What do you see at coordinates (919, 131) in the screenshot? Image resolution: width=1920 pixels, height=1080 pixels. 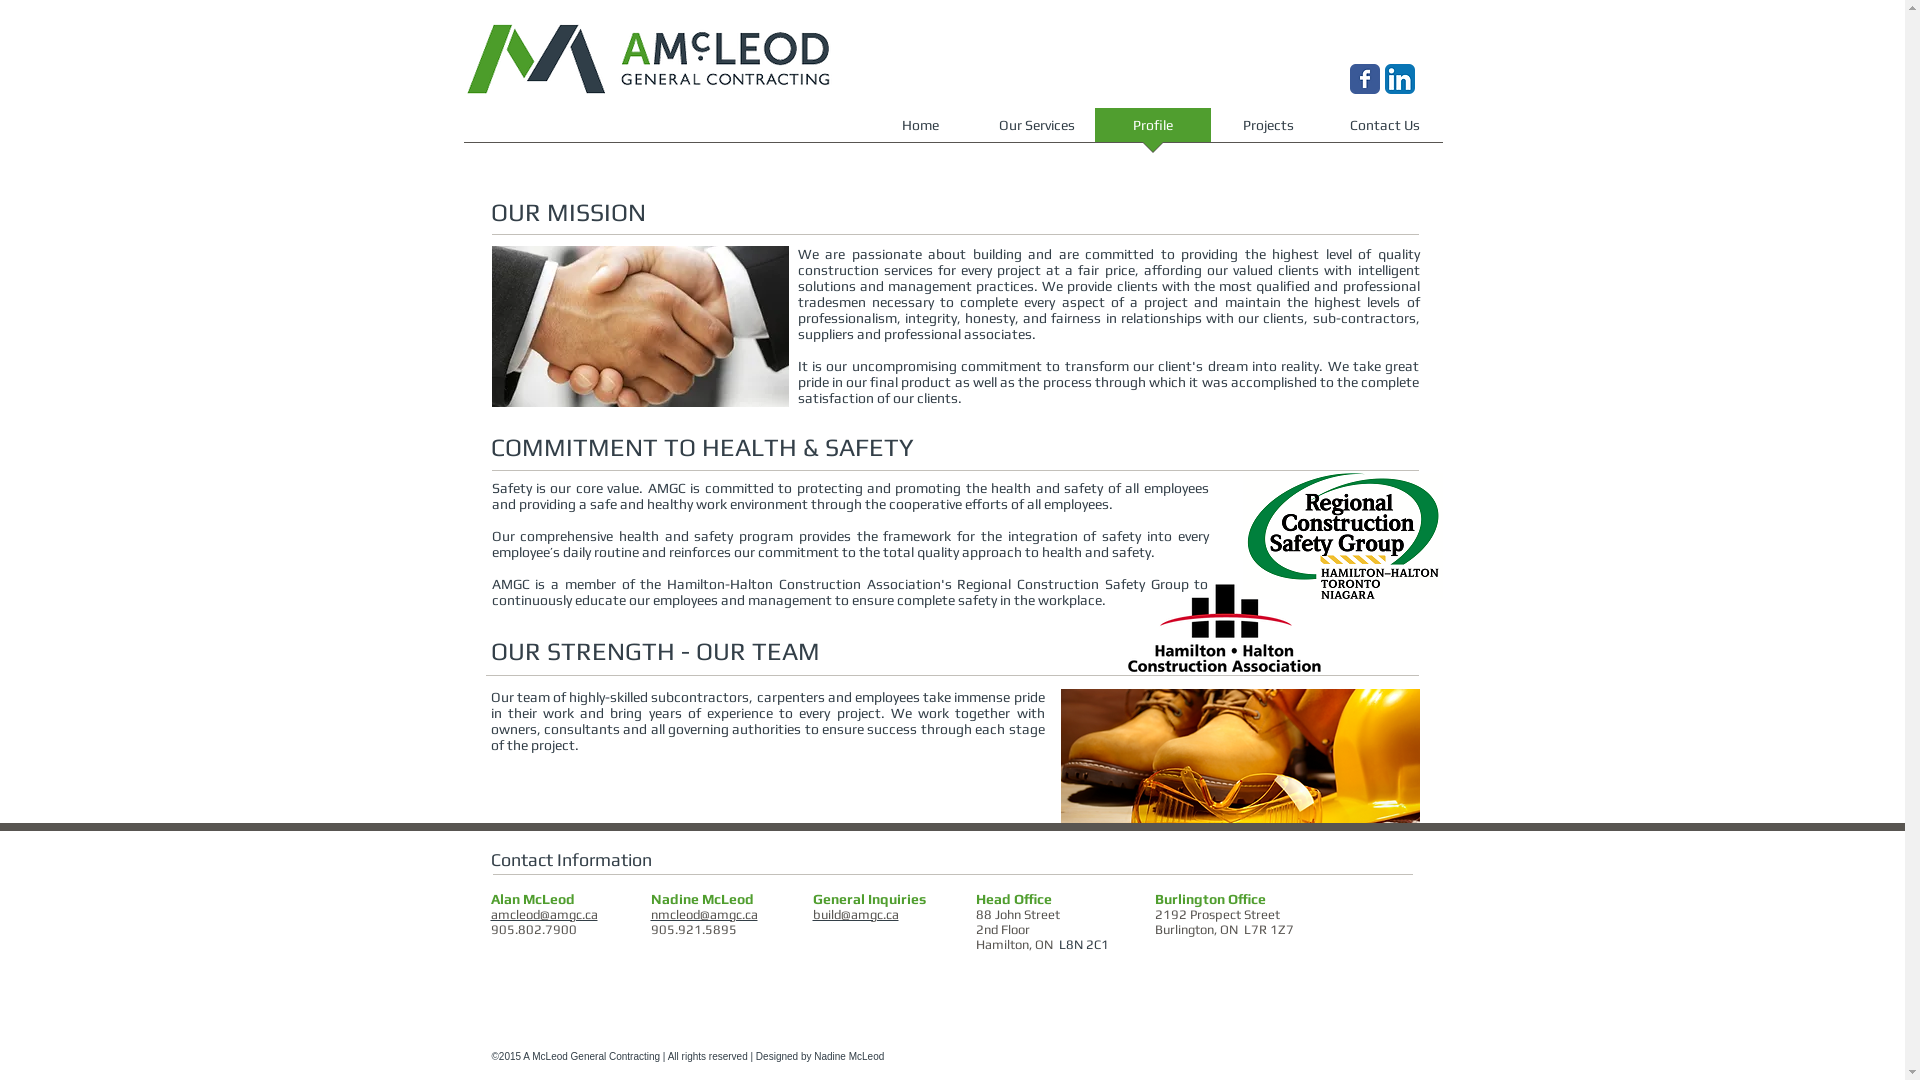 I see `'Home'` at bounding box center [919, 131].